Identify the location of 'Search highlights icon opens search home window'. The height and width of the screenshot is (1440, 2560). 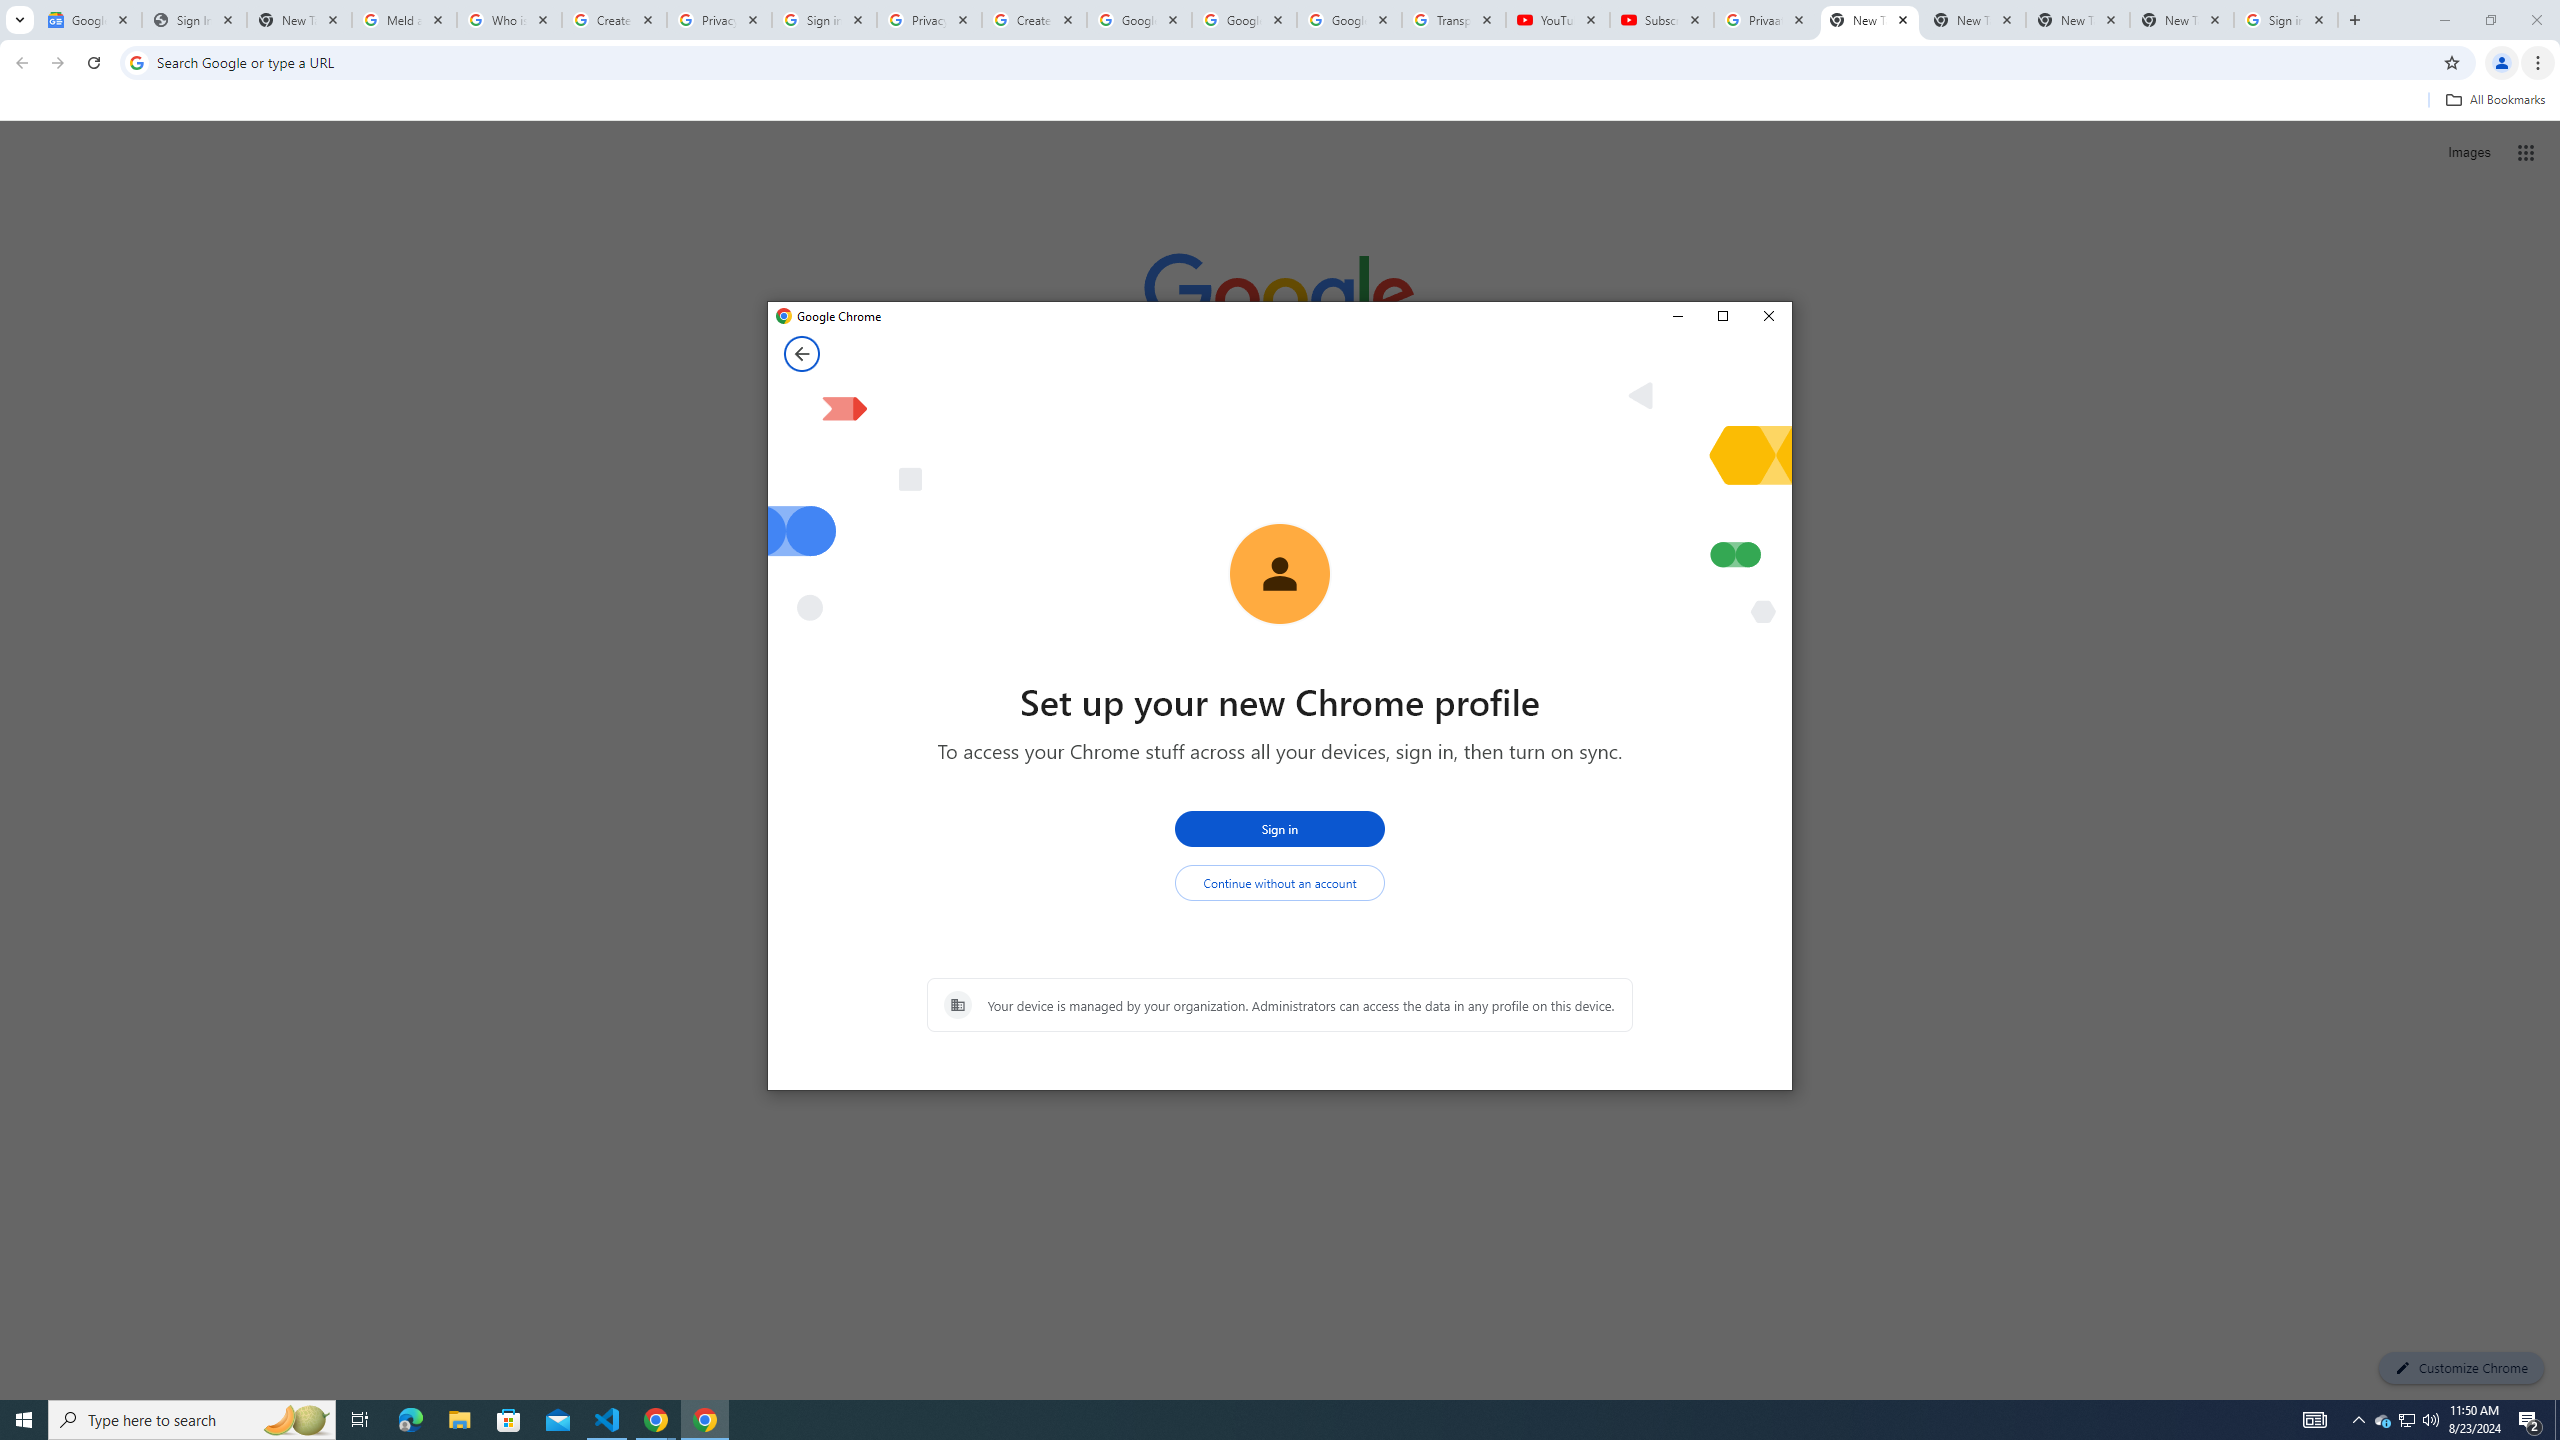
(294, 1418).